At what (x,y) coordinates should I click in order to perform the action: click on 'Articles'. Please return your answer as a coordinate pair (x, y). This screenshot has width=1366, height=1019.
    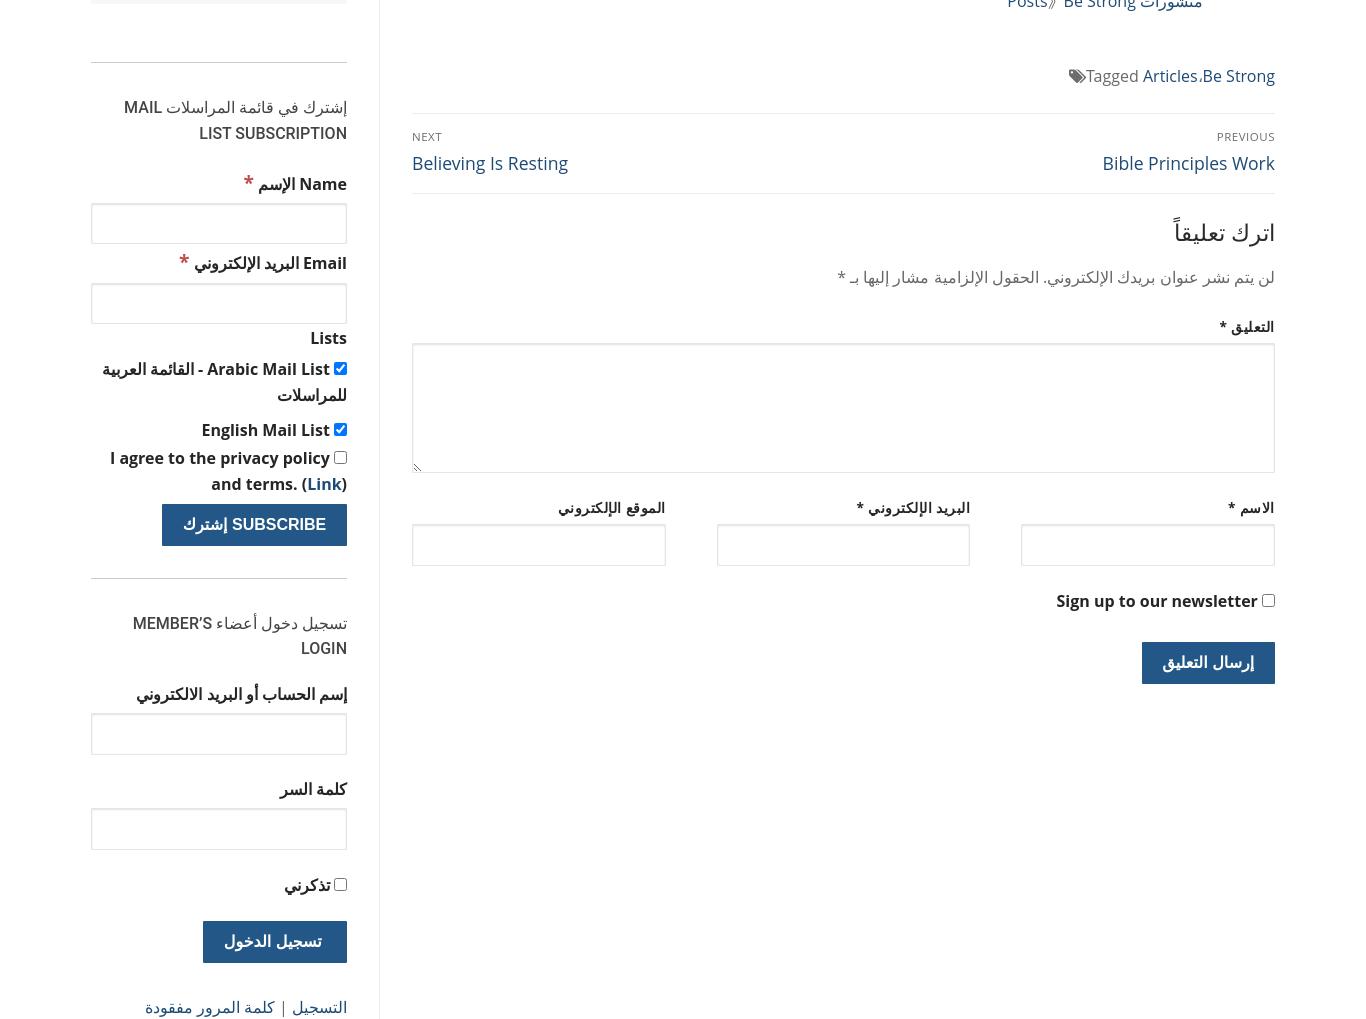
    Looking at the image, I should click on (1169, 76).